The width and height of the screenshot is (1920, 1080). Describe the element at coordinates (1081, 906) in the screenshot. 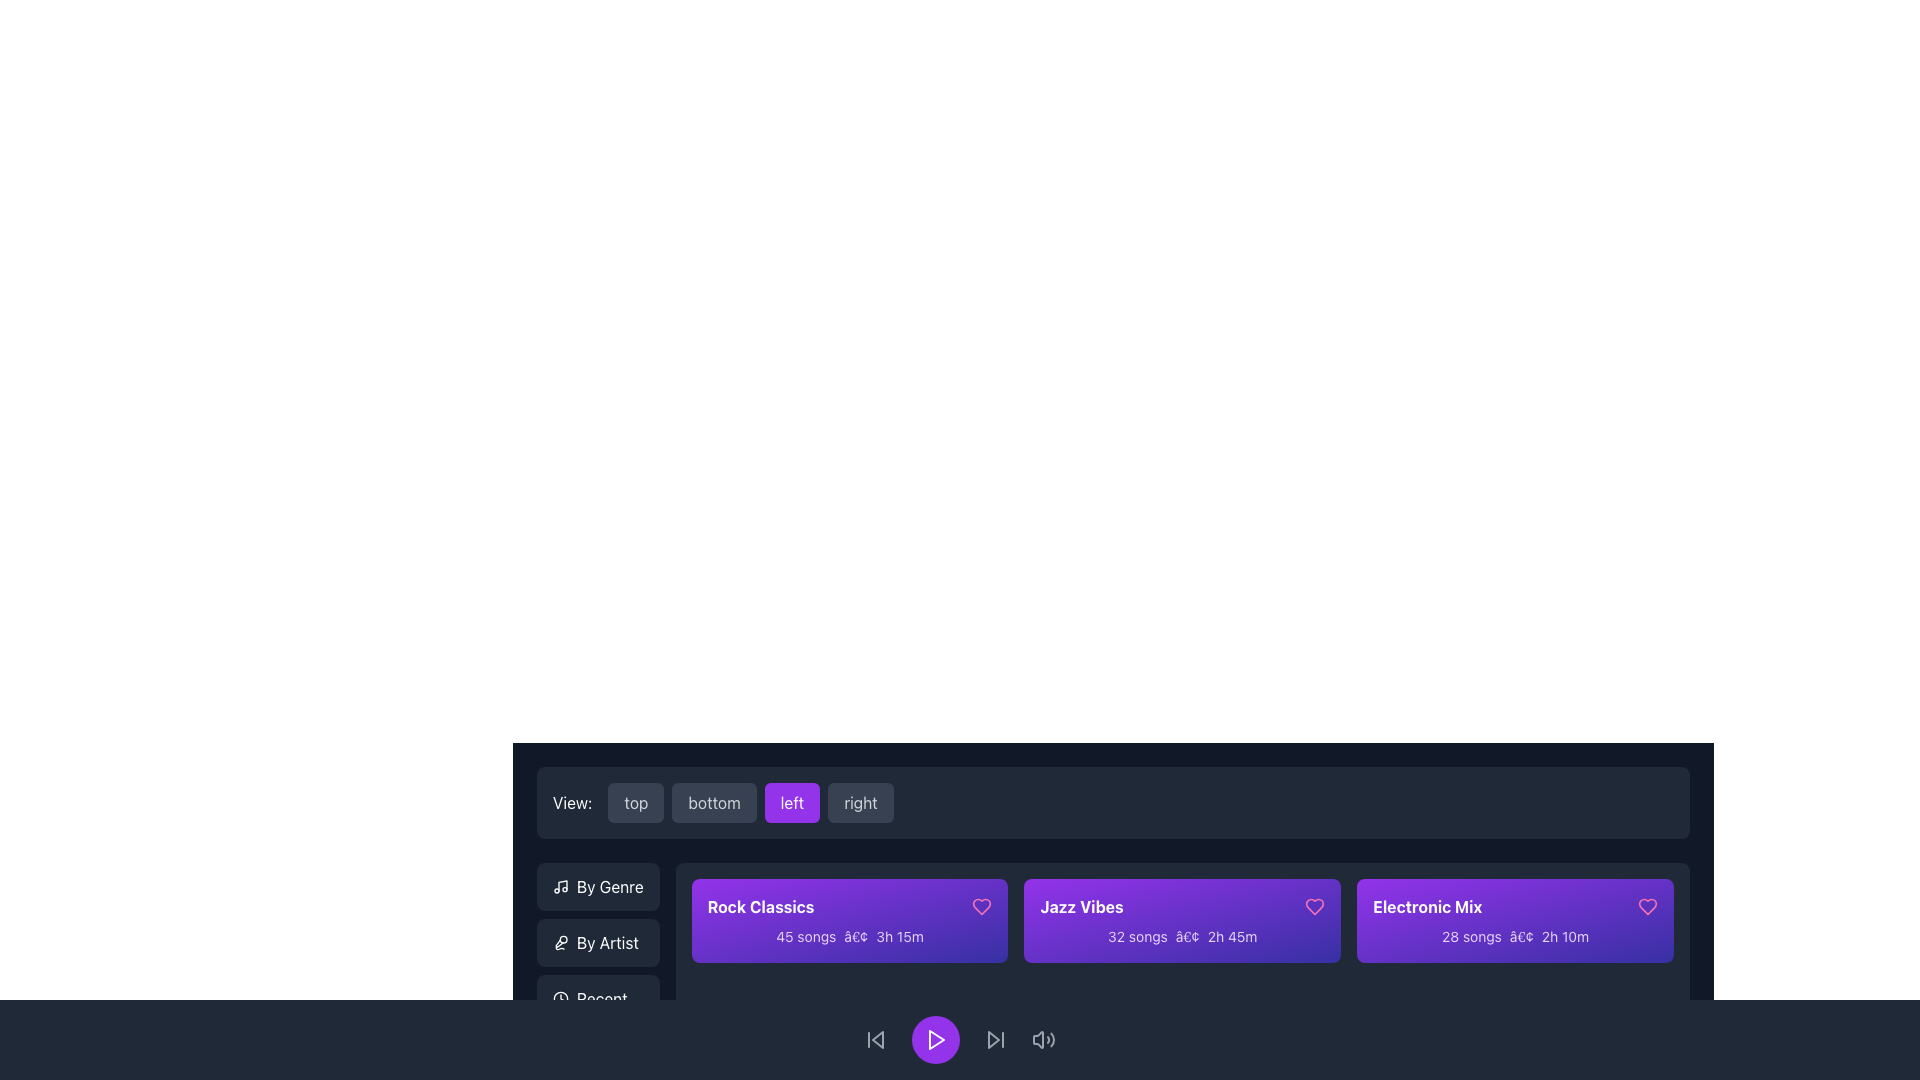

I see `the bold white text element reading 'Jazz Vibes' displayed on a dark purple background` at that location.